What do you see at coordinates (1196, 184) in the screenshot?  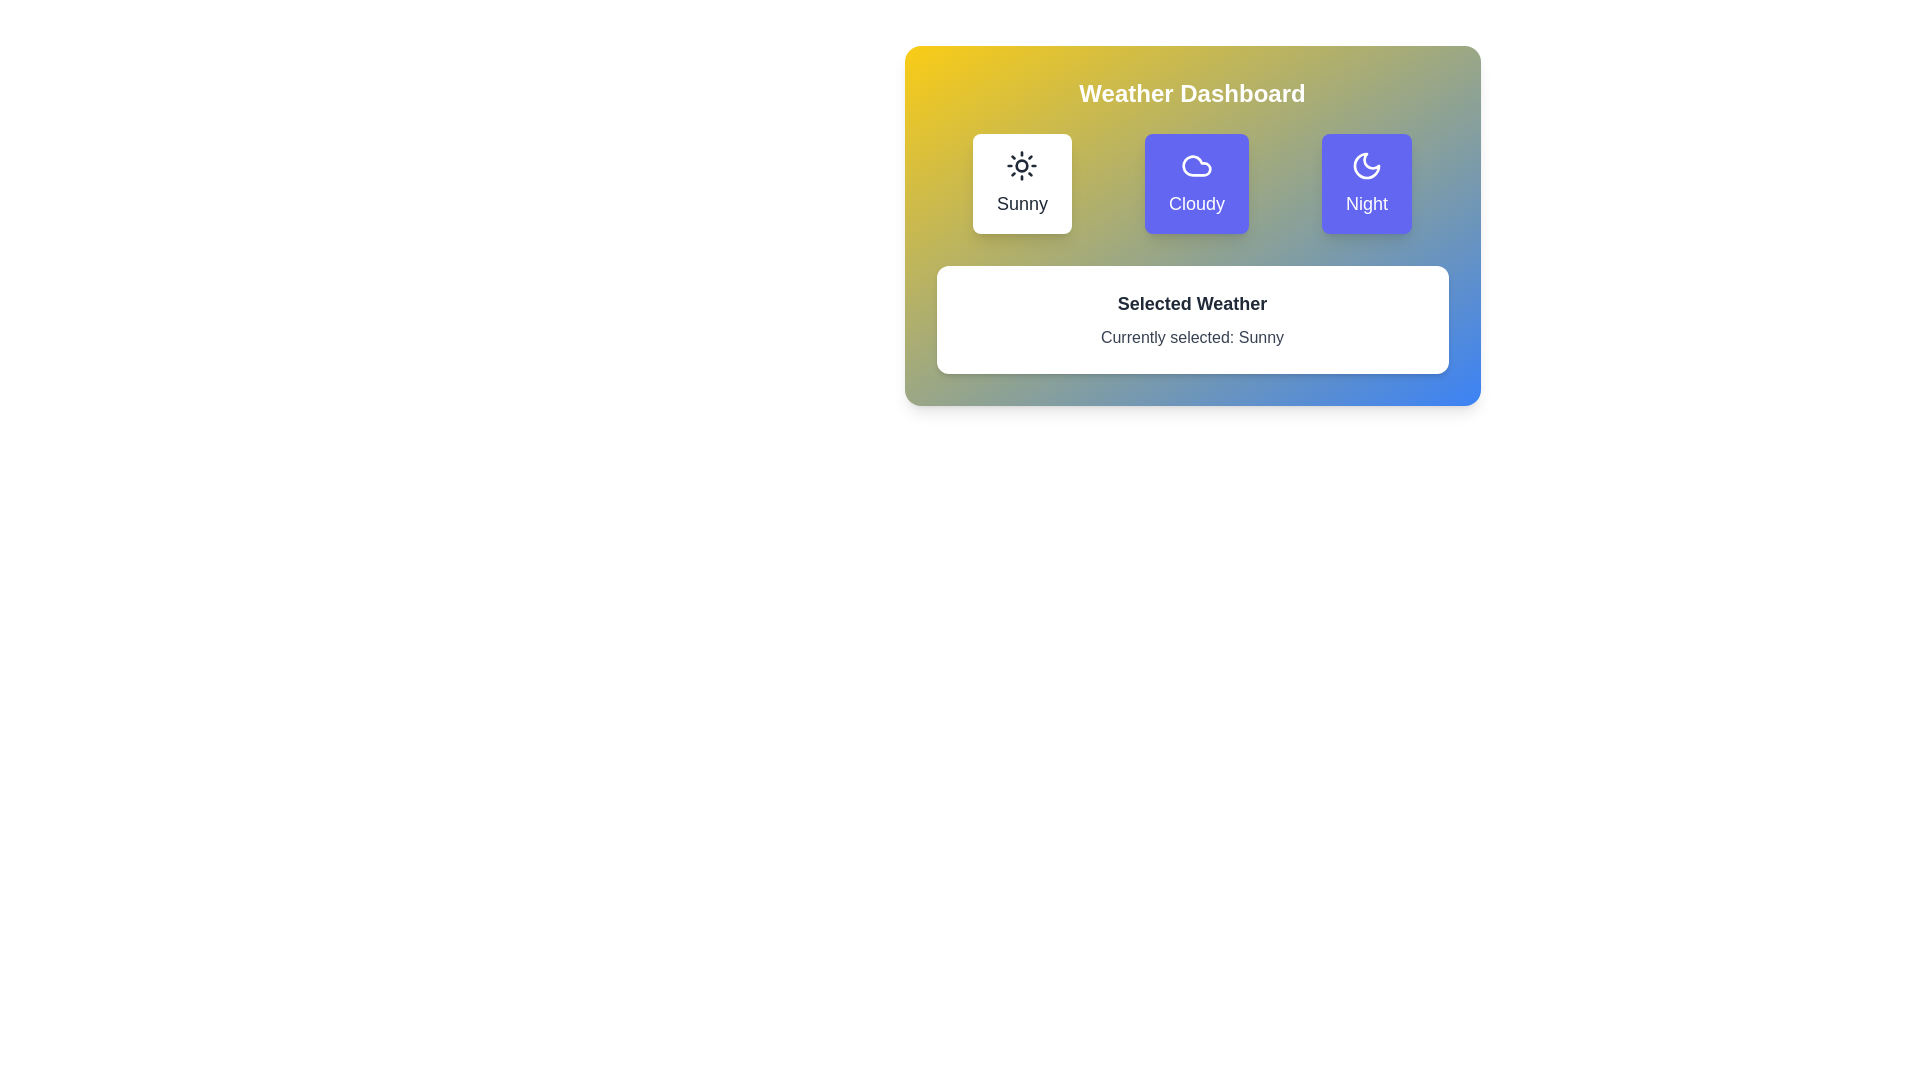 I see `the 'Cloudy' weather button in the Weather Dashboard` at bounding box center [1196, 184].